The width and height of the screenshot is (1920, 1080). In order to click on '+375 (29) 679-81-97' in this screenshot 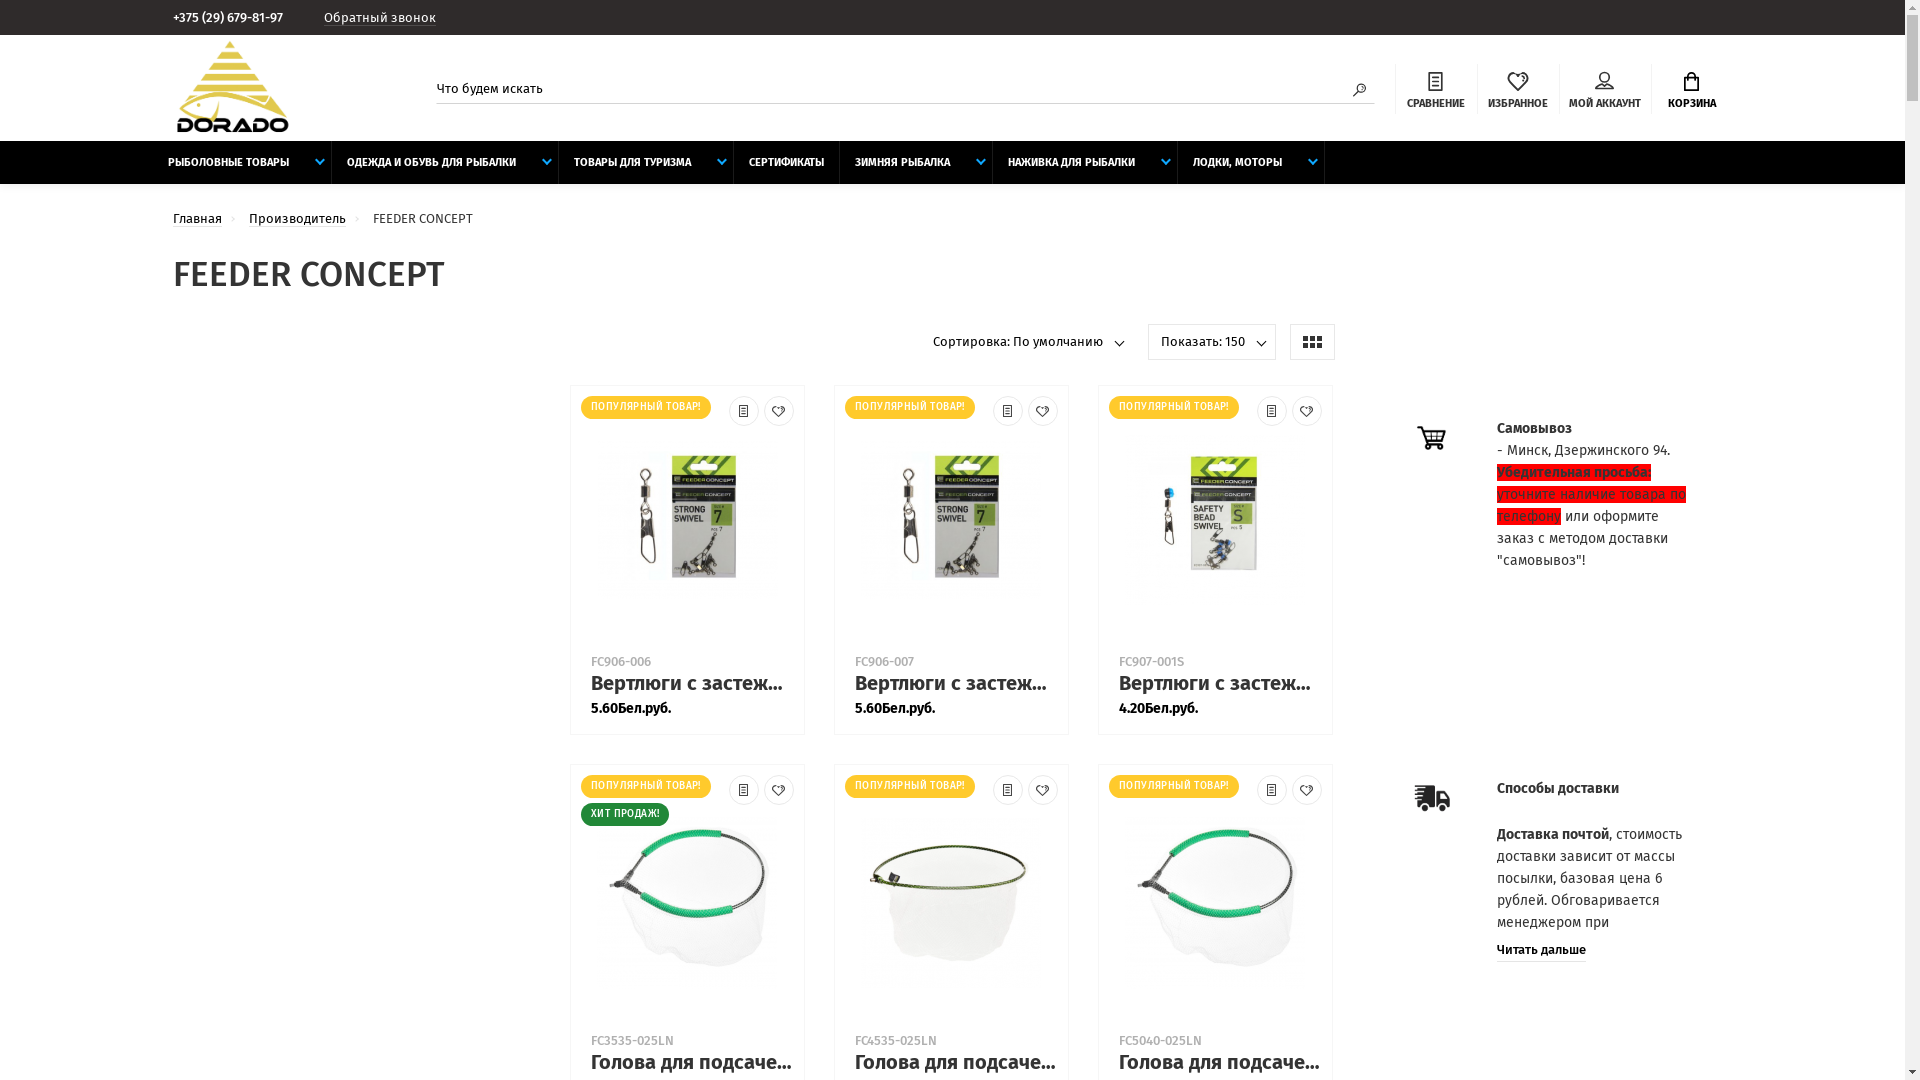, I will do `click(235, 17)`.